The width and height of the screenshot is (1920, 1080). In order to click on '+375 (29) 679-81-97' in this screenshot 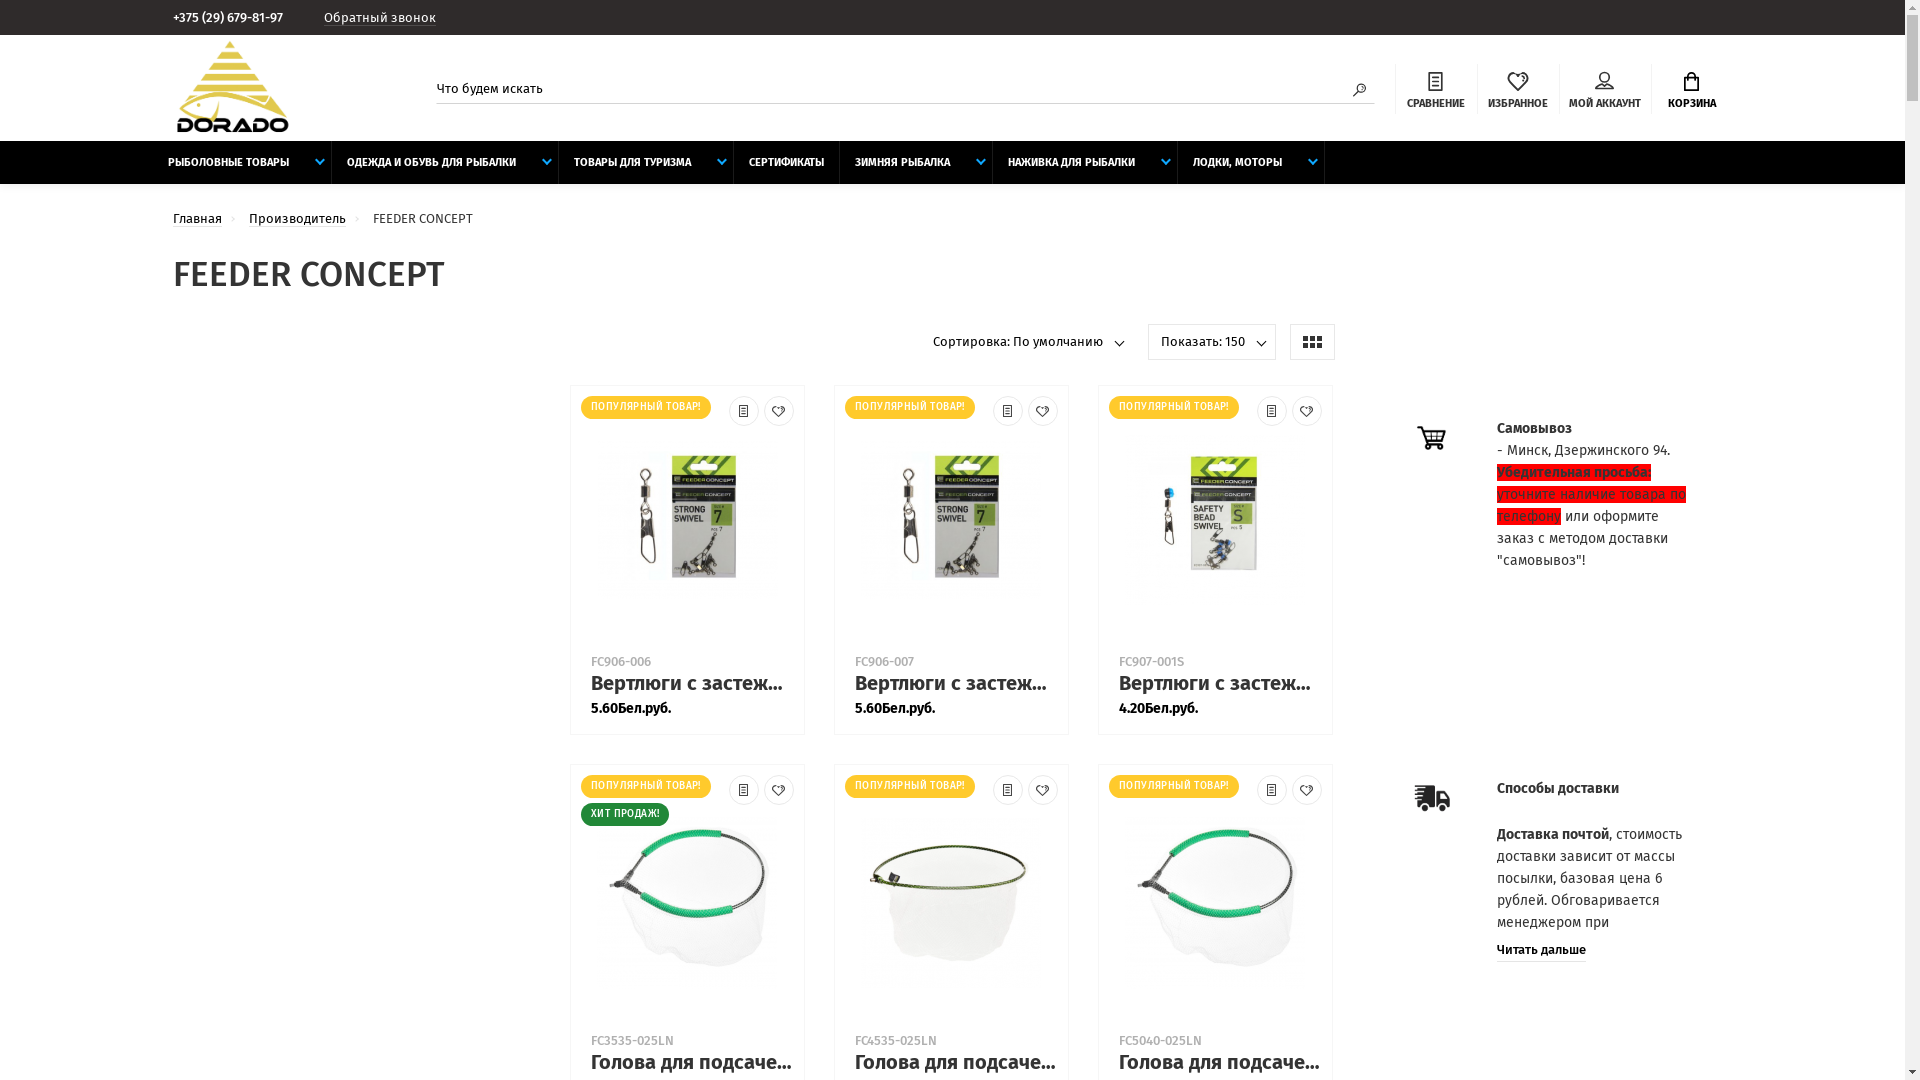, I will do `click(235, 17)`.